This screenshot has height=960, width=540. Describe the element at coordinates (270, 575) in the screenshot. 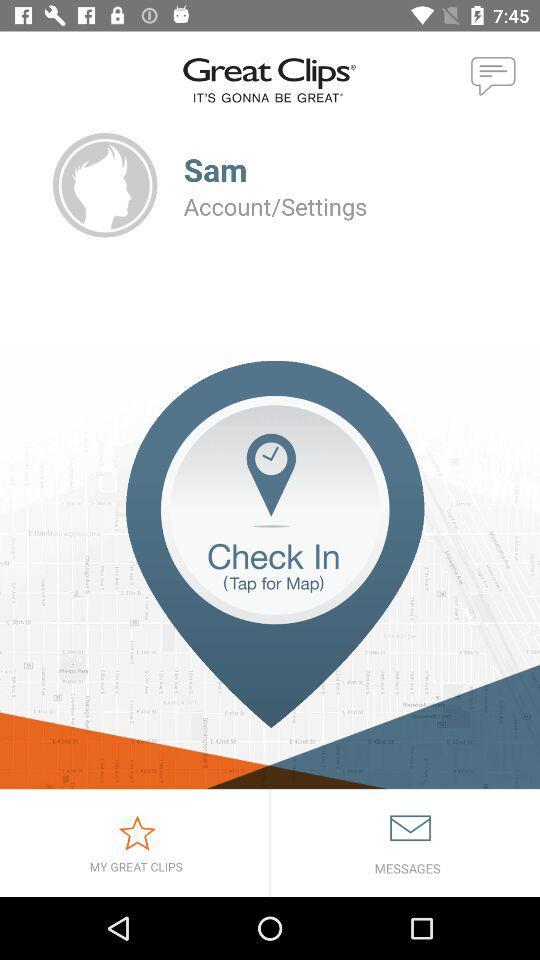

I see `get directions` at that location.